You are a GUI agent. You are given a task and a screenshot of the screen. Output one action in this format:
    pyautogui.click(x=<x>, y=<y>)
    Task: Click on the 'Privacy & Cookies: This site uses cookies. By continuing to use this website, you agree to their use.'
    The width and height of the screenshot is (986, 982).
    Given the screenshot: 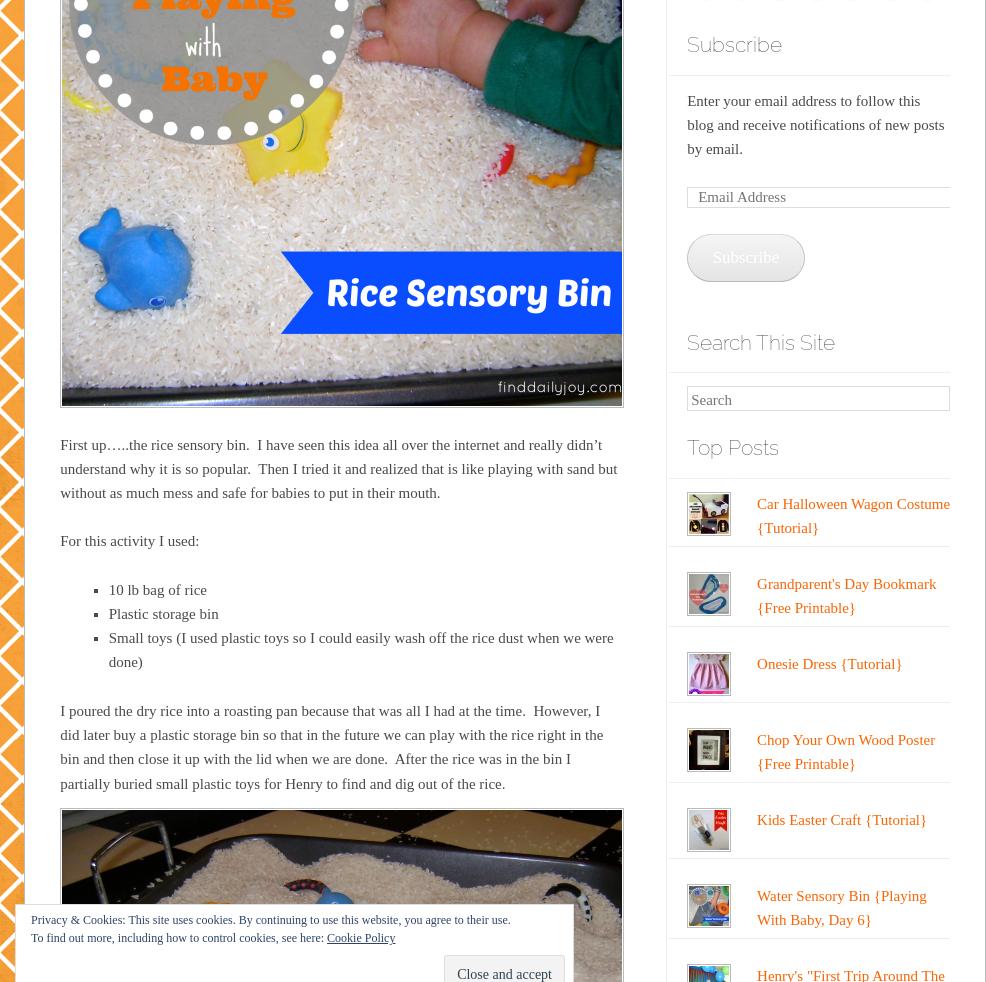 What is the action you would take?
    pyautogui.click(x=270, y=920)
    